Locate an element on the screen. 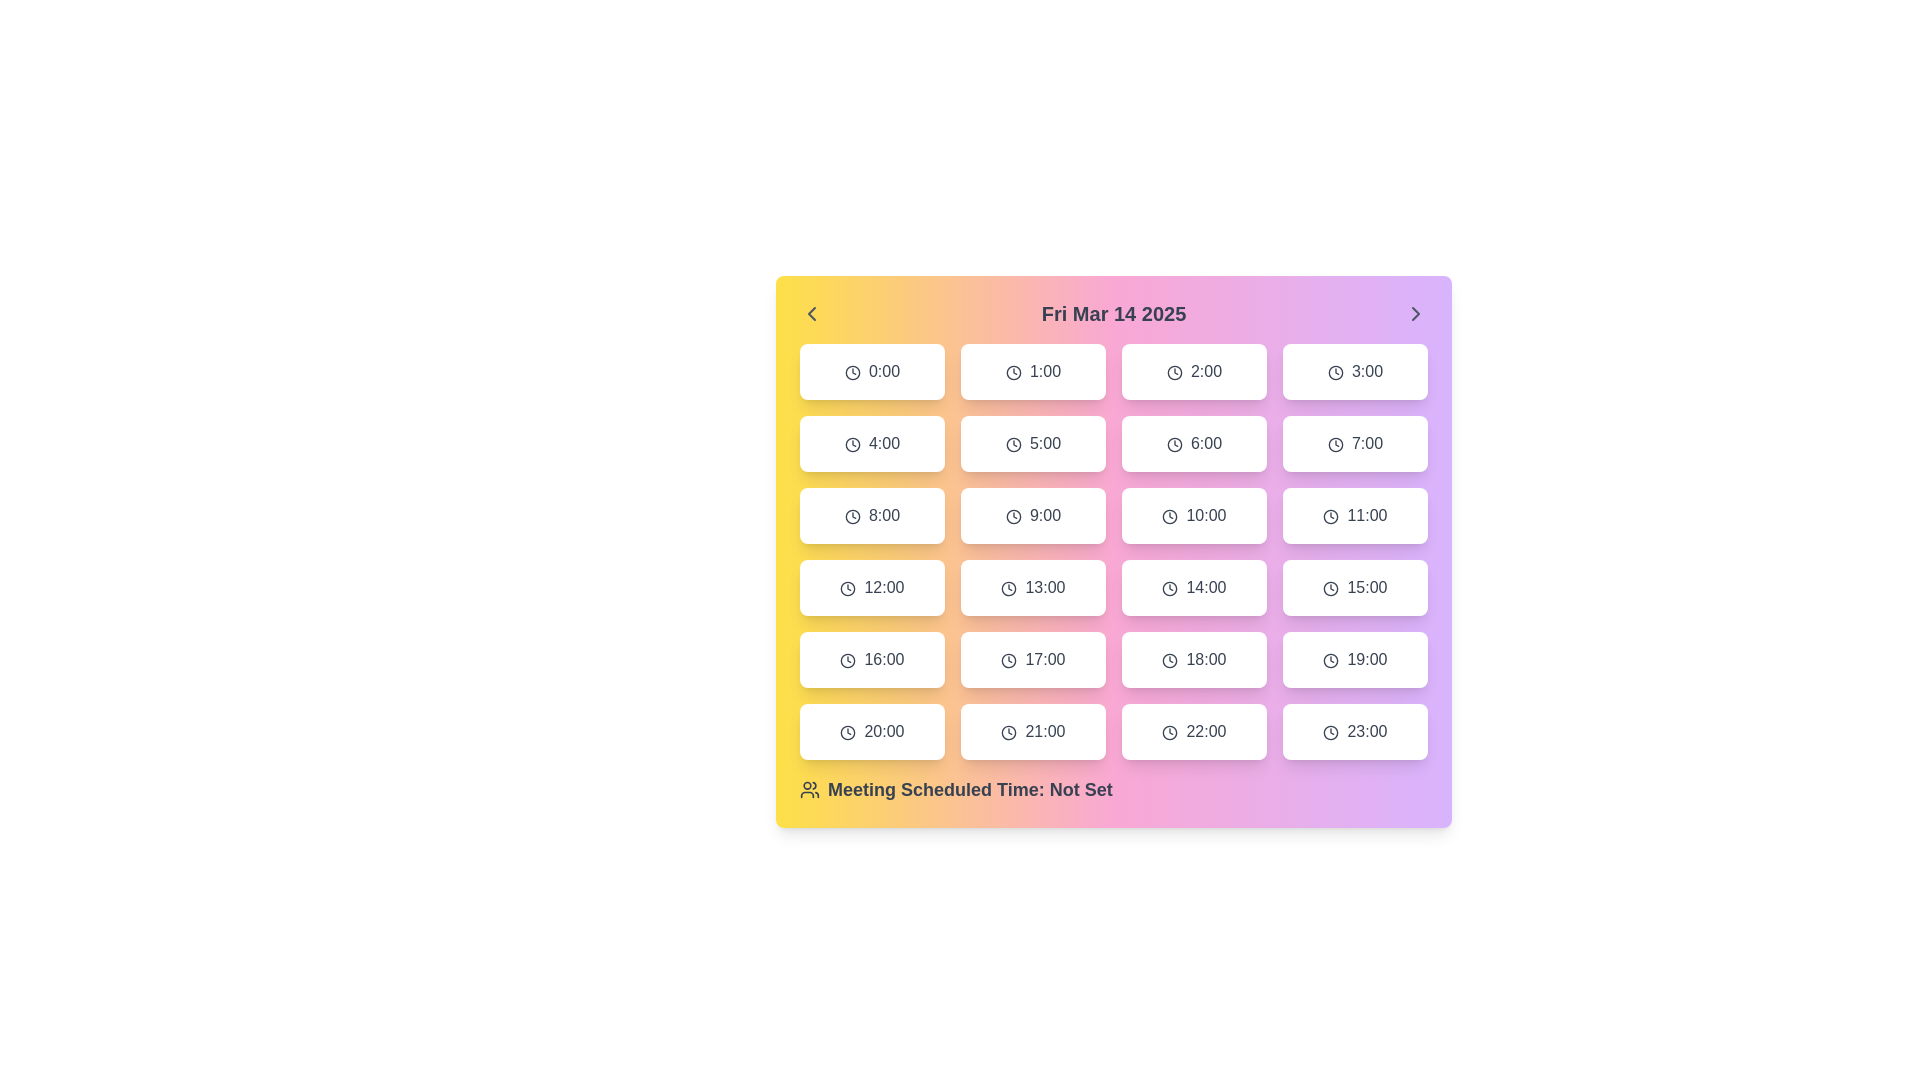 The image size is (1920, 1080). the clock icon within the '13:00' button, which is positioned in the fourth column of the second row of the layout grid is located at coordinates (1009, 587).